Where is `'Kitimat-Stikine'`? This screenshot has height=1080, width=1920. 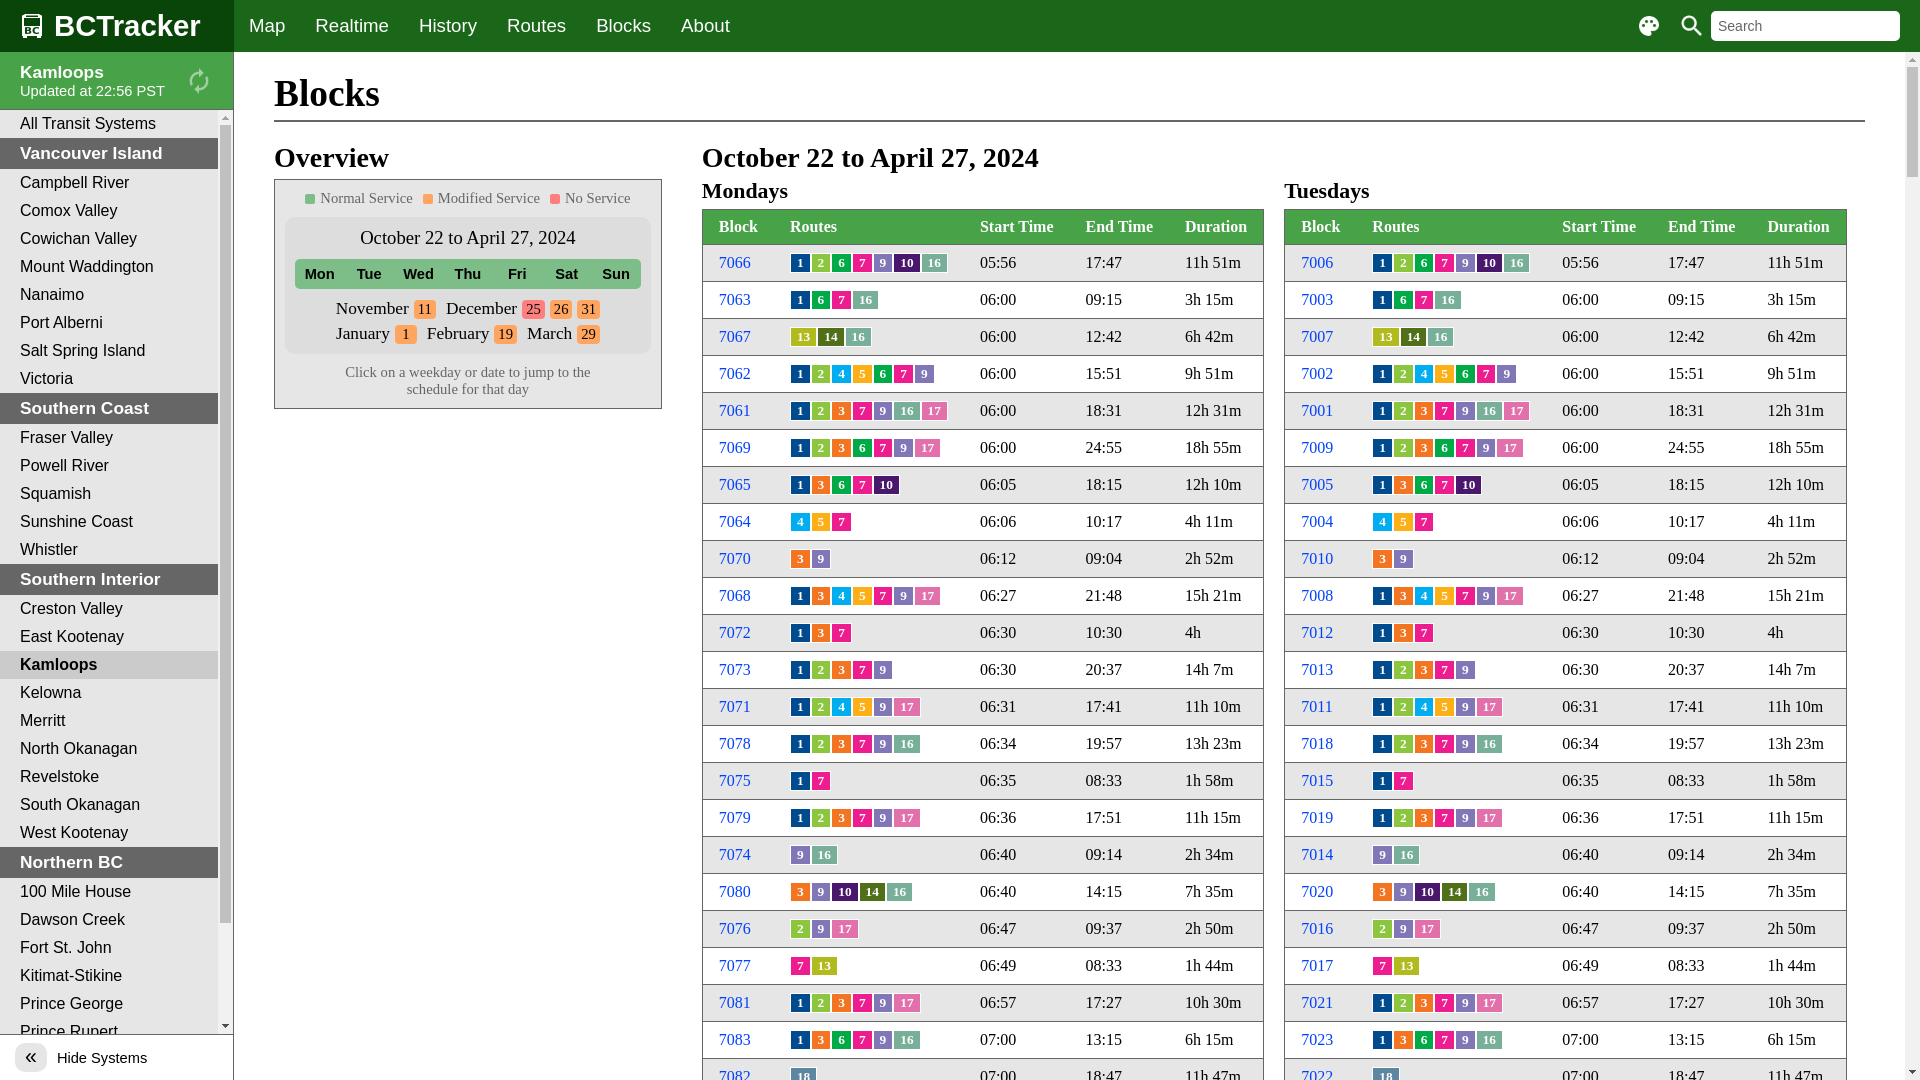 'Kitimat-Stikine' is located at coordinates (0, 974).